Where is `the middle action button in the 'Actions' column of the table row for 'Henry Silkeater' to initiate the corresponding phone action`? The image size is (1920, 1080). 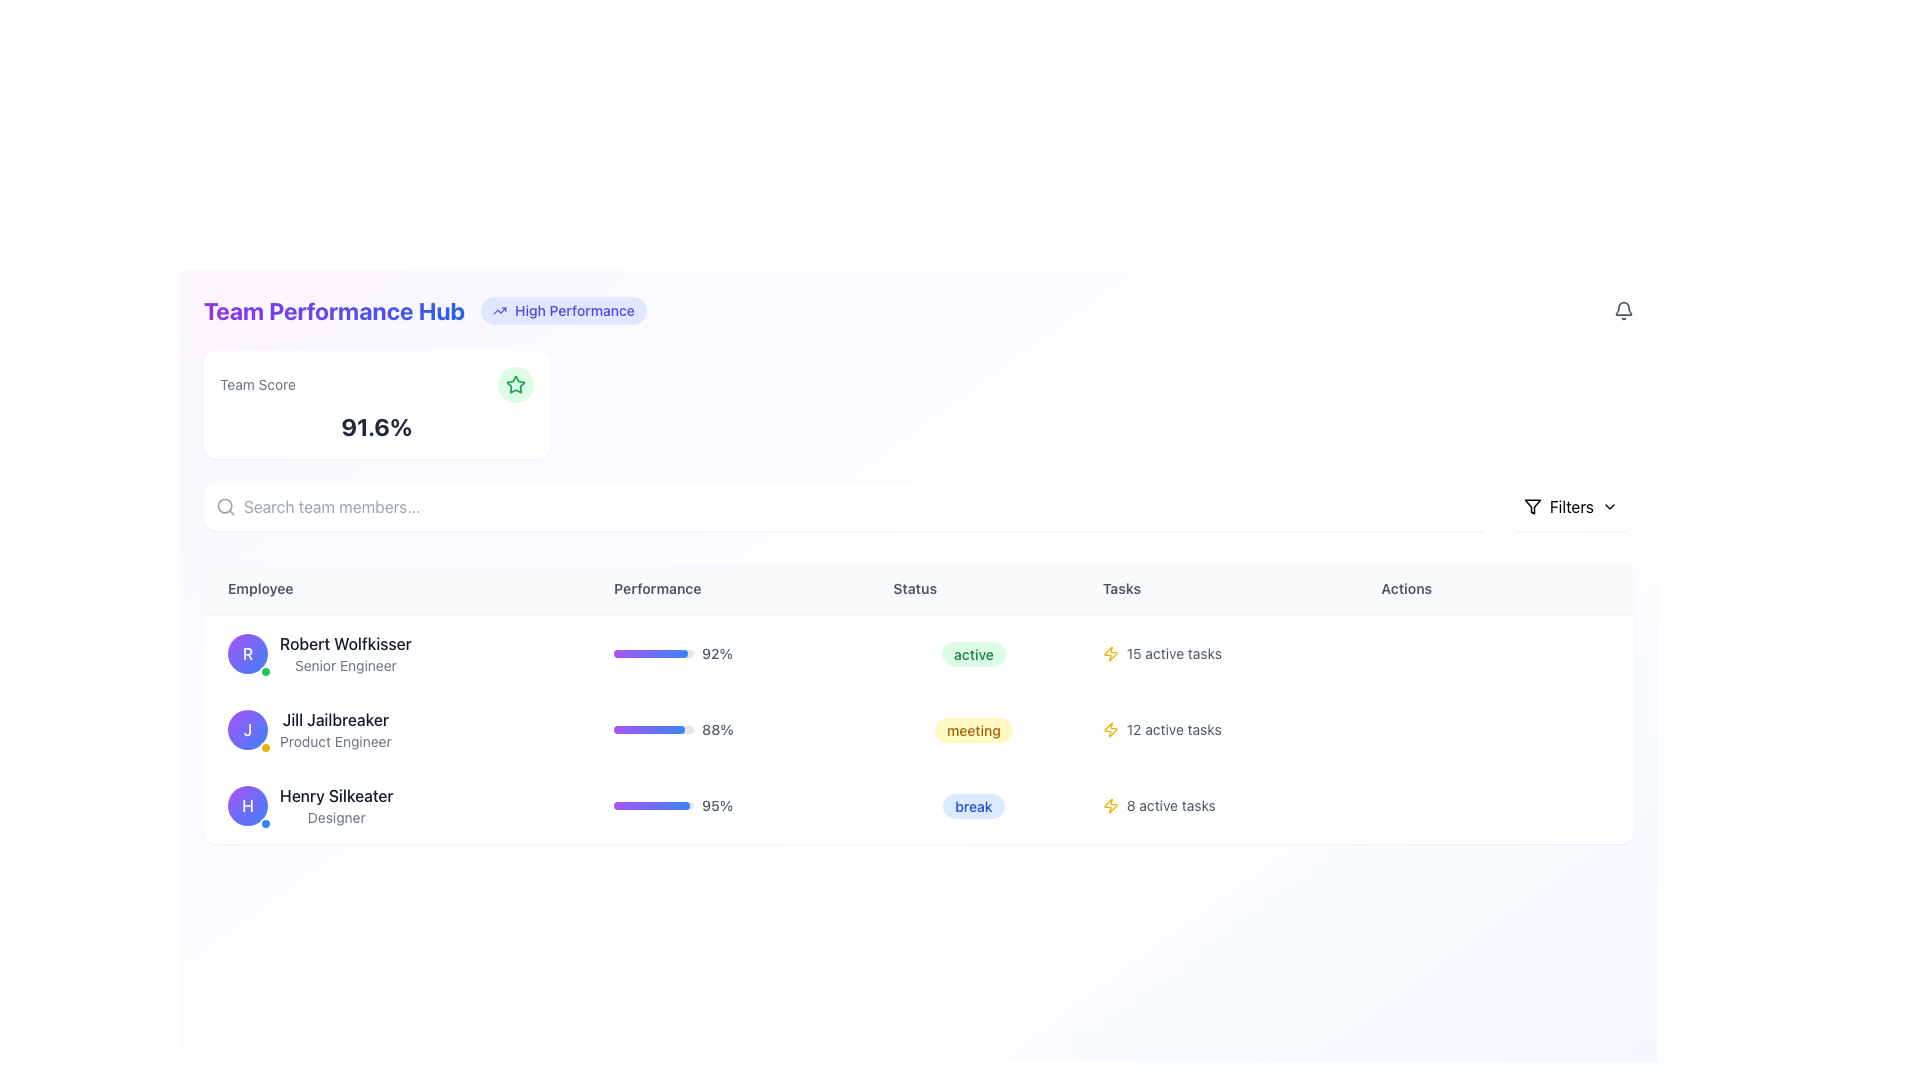
the middle action button in the 'Actions' column of the table row for 'Henry Silkeater' to initiate the corresponding phone action is located at coordinates (1440, 805).